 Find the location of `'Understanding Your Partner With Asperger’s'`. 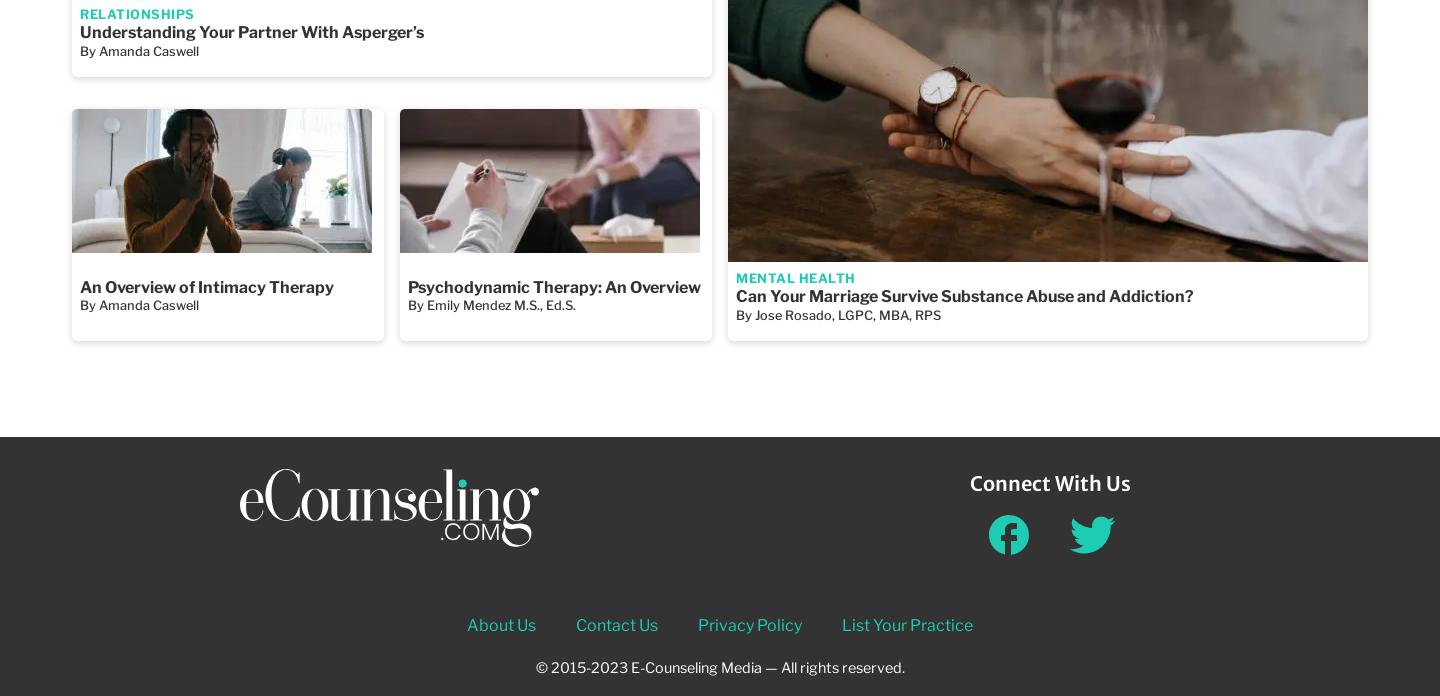

'Understanding Your Partner With Asperger’s' is located at coordinates (80, 32).